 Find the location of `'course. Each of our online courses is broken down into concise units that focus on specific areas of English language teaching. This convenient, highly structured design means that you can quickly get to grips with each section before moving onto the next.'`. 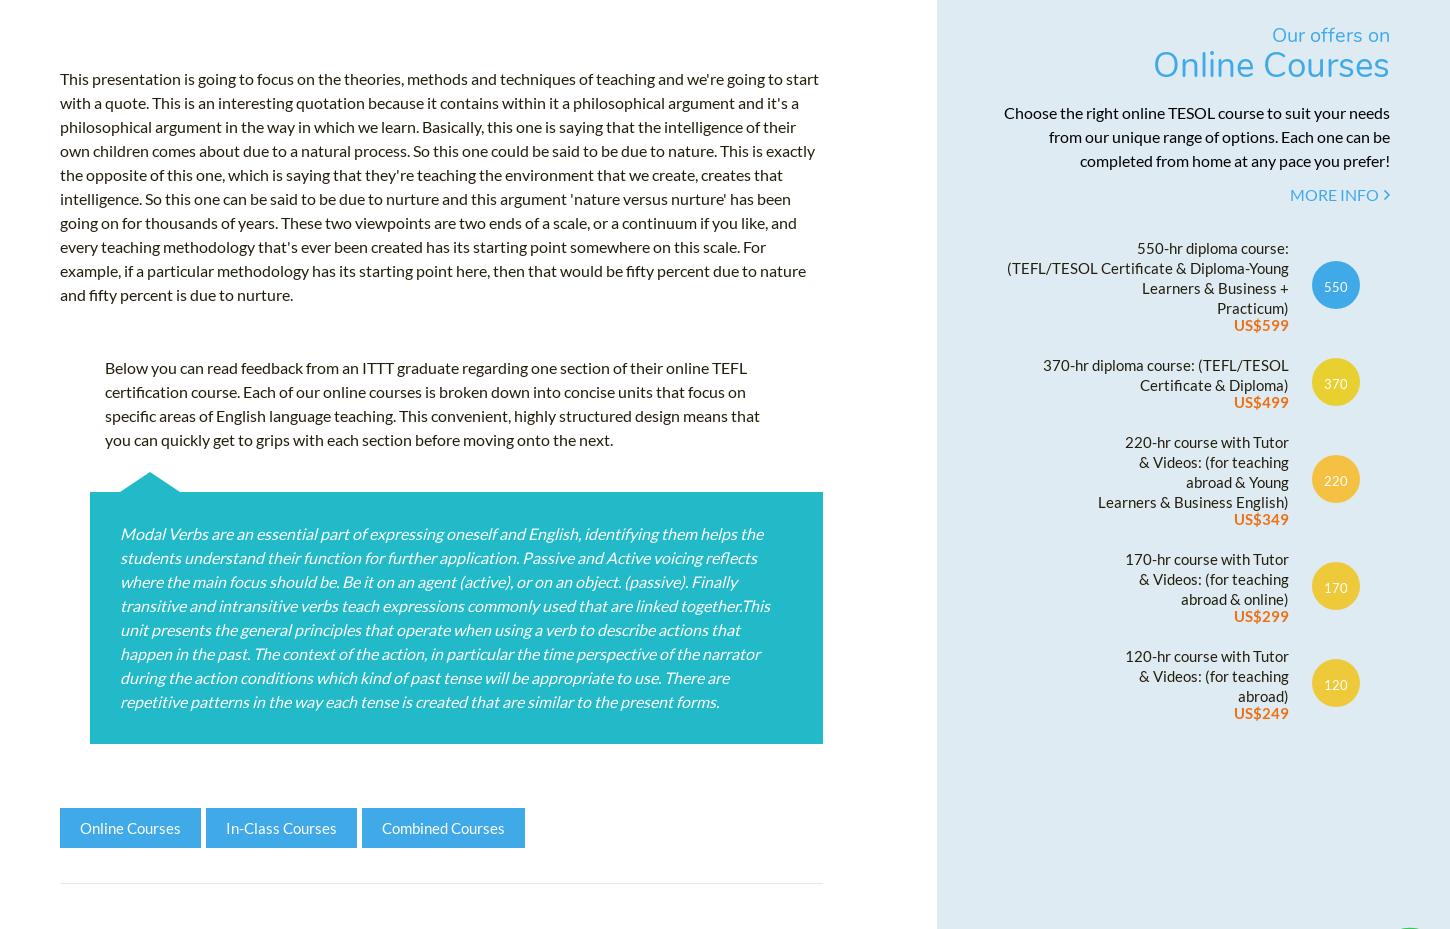

'course. Each of our online courses is broken down into concise units that focus on specific areas of English language teaching. This convenient, highly structured design means that you can quickly get to grips with each section before moving onto the next.' is located at coordinates (431, 421).